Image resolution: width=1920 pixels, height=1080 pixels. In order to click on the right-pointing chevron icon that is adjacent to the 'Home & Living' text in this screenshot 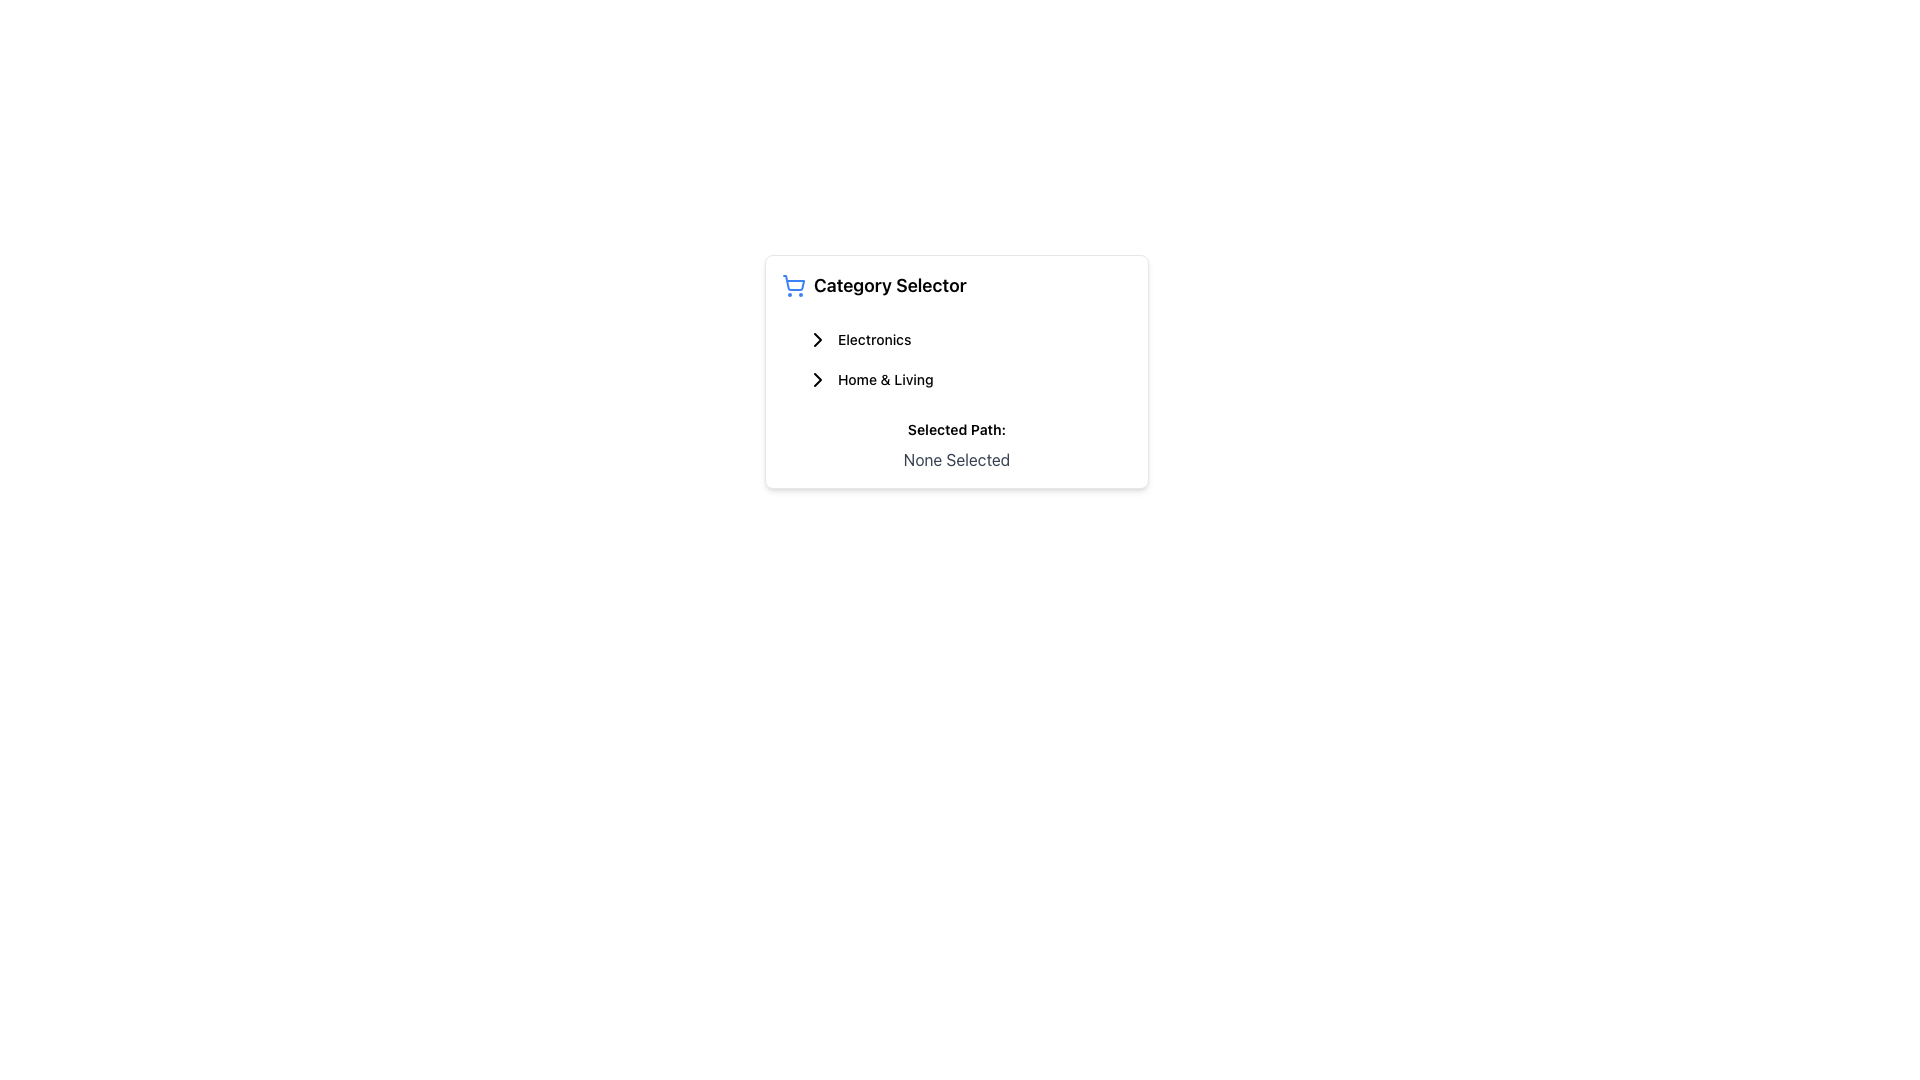, I will do `click(817, 380)`.